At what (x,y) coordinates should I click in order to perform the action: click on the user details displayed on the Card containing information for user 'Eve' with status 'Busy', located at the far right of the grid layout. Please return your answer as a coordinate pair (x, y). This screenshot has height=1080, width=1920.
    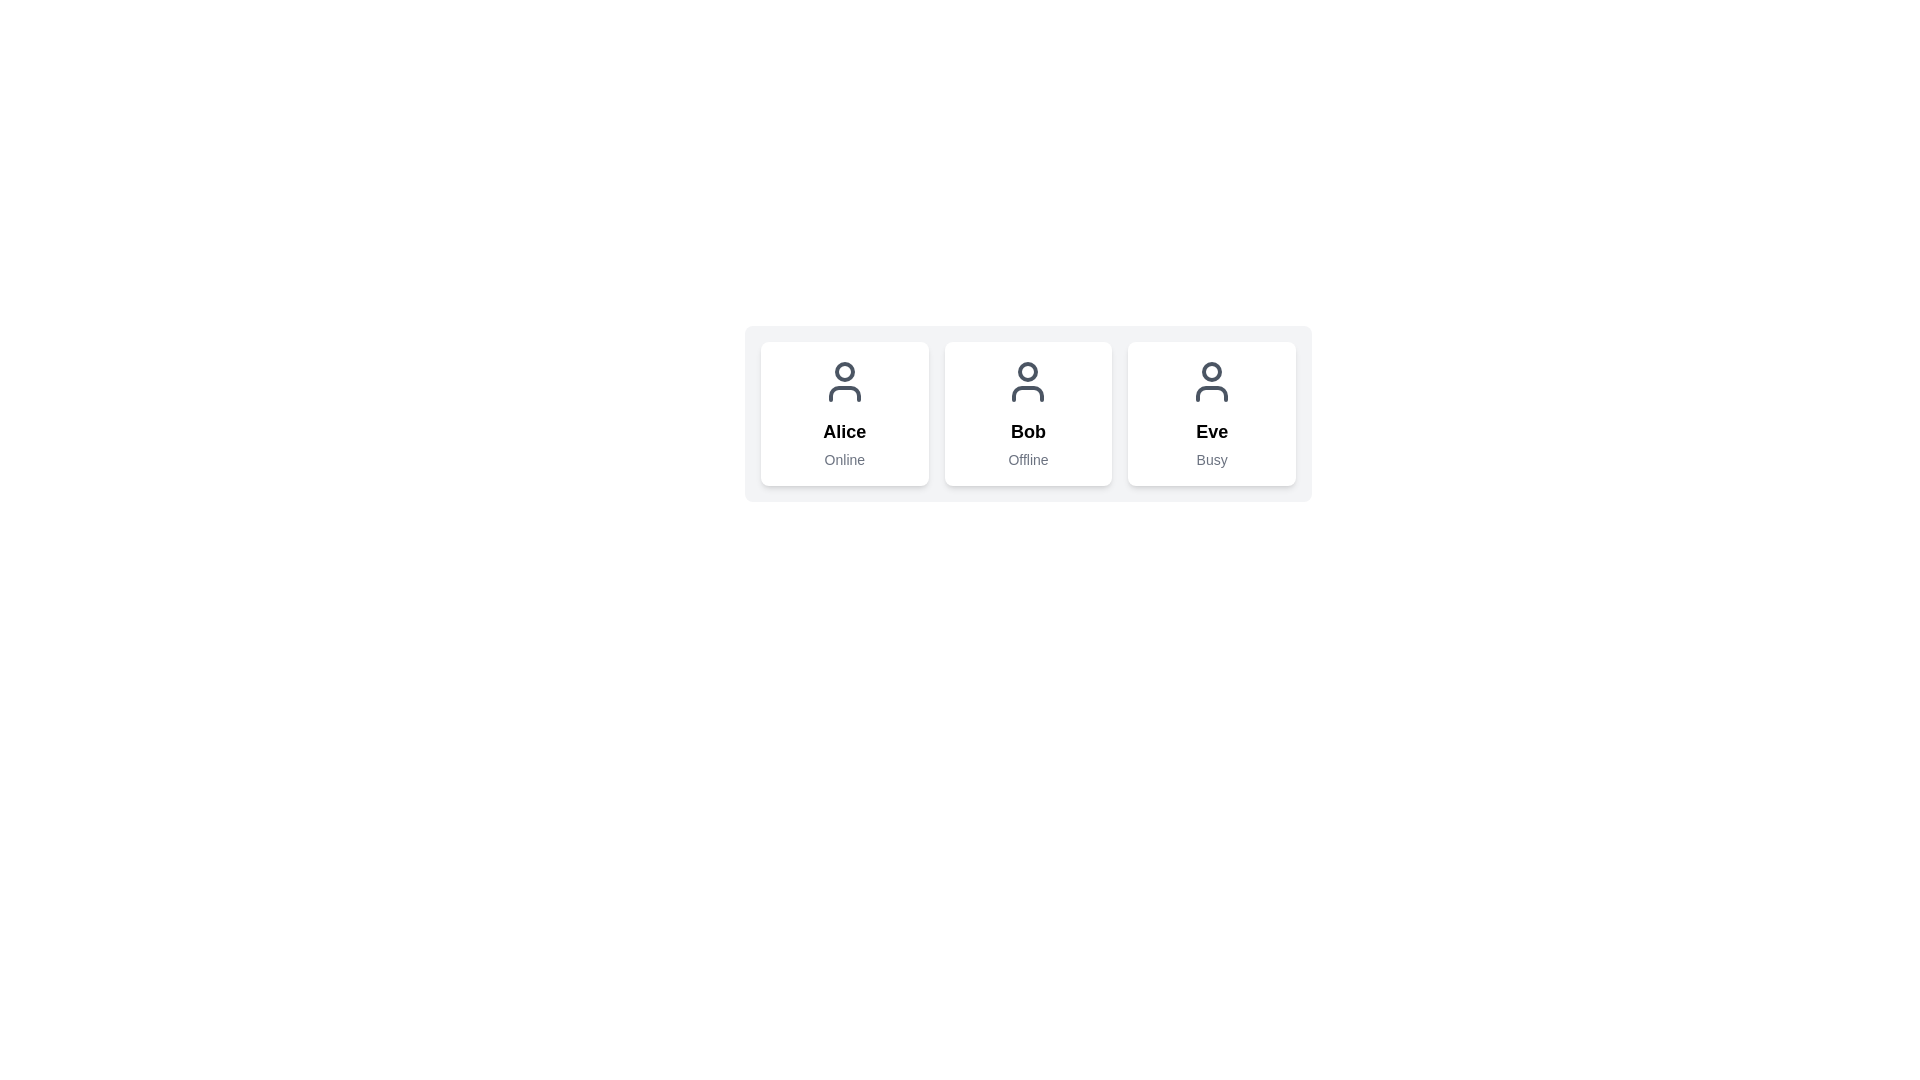
    Looking at the image, I should click on (1211, 412).